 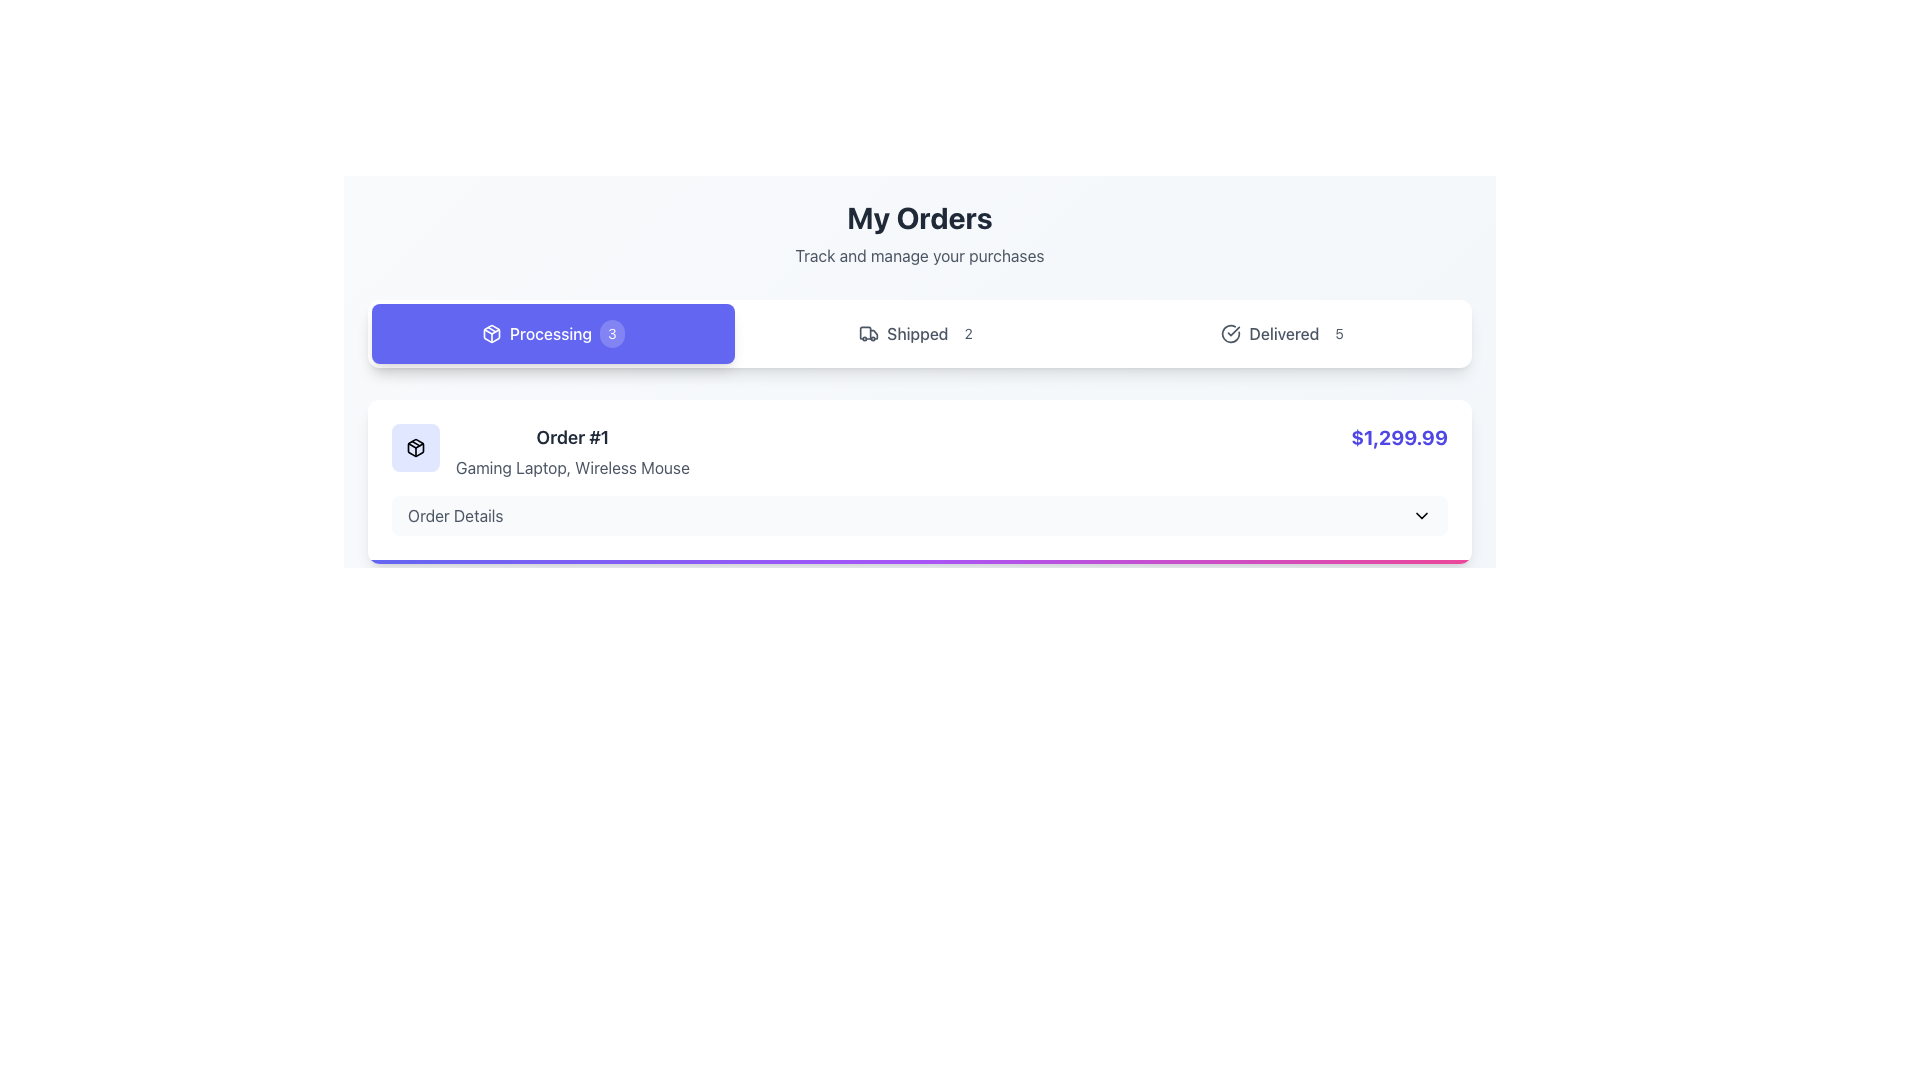 What do you see at coordinates (919, 562) in the screenshot?
I see `the thin rectangular gradient visual indicator located at the bottom of the order summary card, directly below the 'Order Details' button` at bounding box center [919, 562].